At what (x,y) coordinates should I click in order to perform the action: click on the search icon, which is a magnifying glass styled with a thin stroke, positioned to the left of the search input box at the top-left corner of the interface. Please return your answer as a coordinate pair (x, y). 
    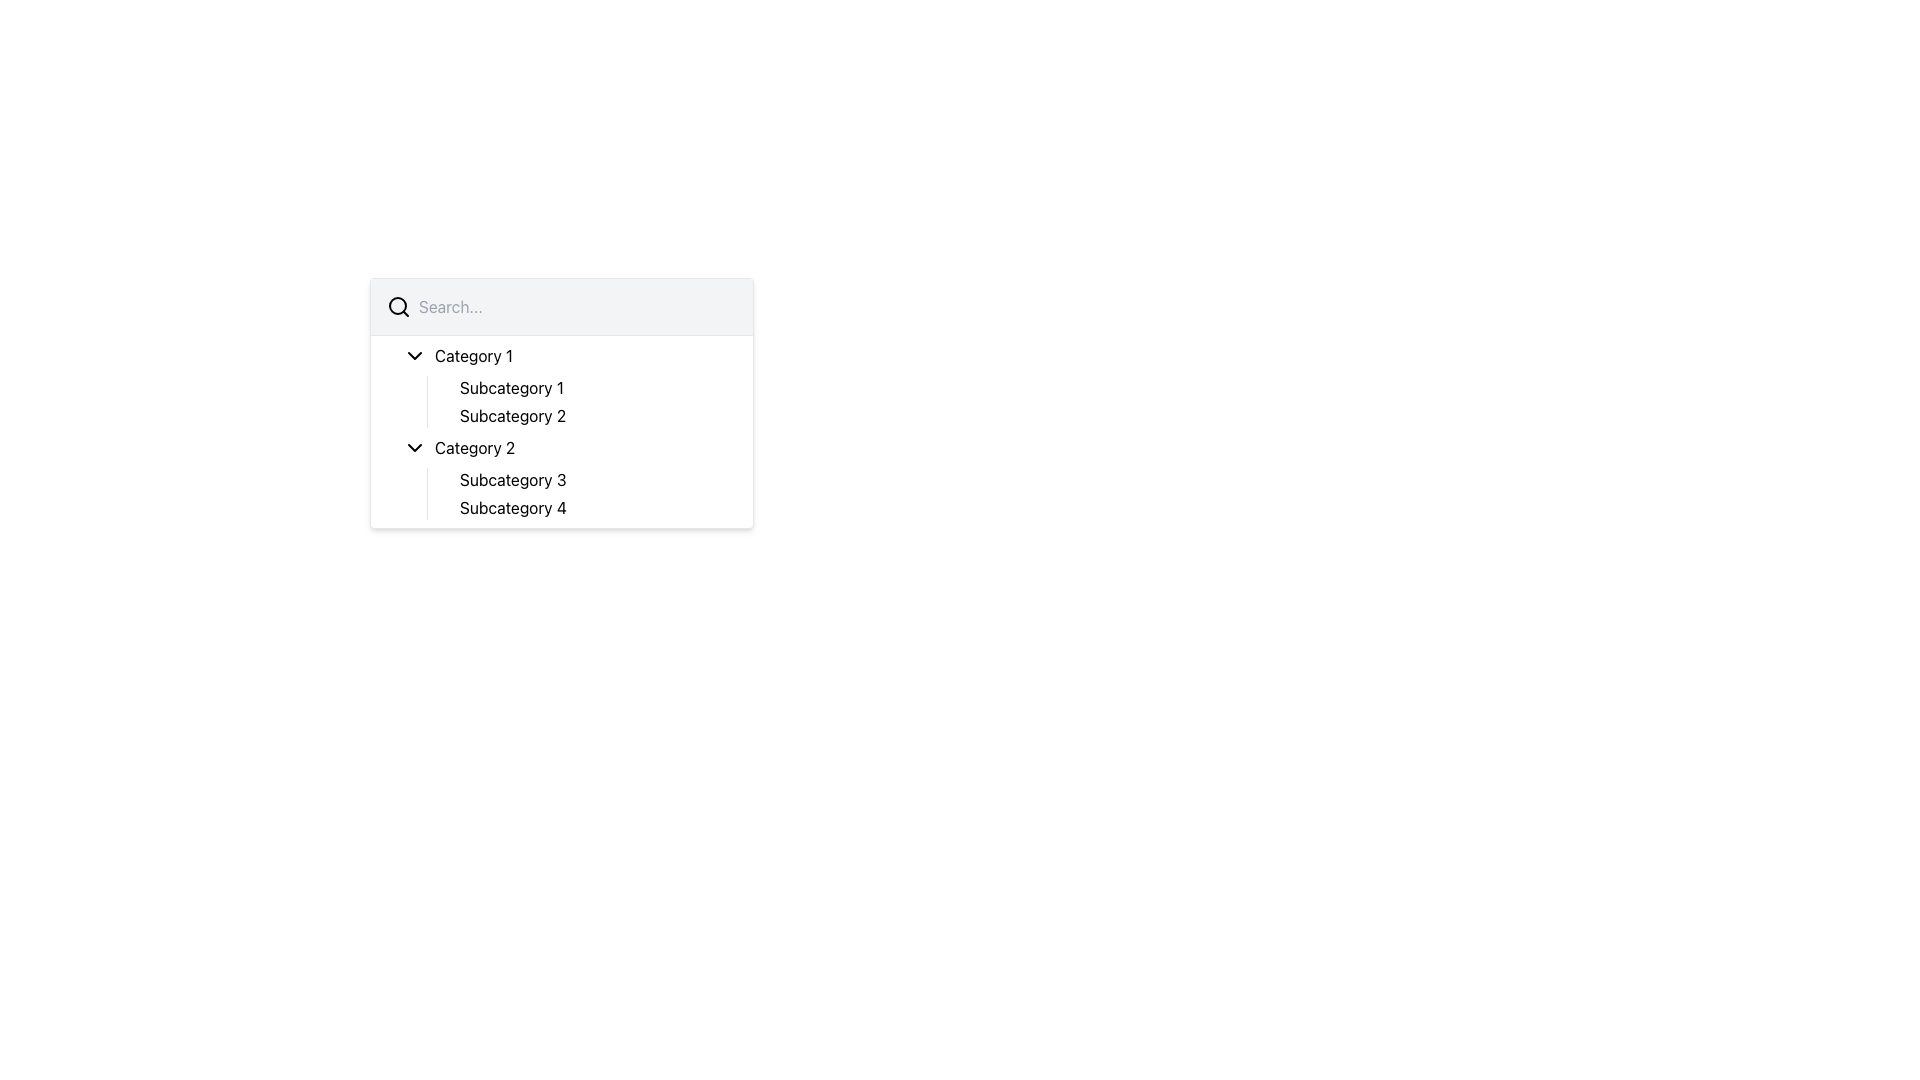
    Looking at the image, I should click on (398, 307).